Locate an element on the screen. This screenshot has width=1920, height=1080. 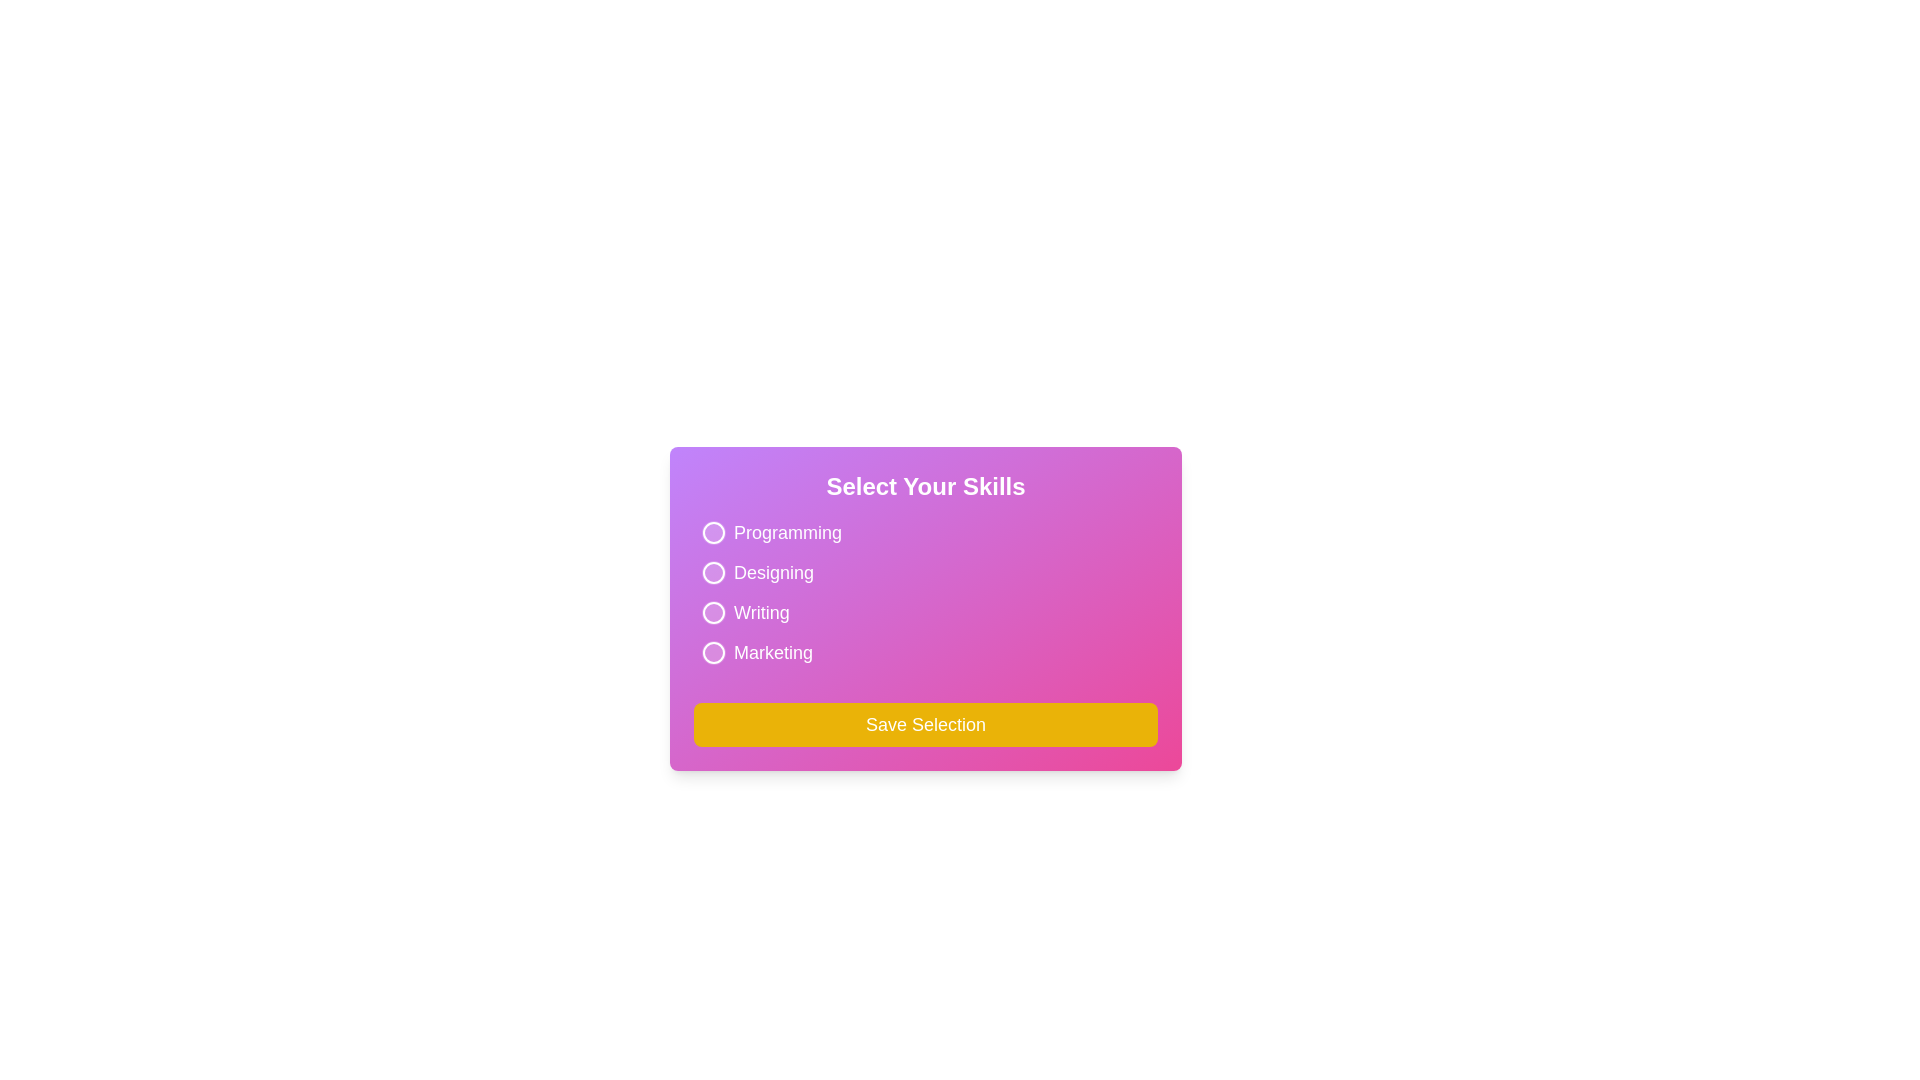
the skill Programming is located at coordinates (714, 531).